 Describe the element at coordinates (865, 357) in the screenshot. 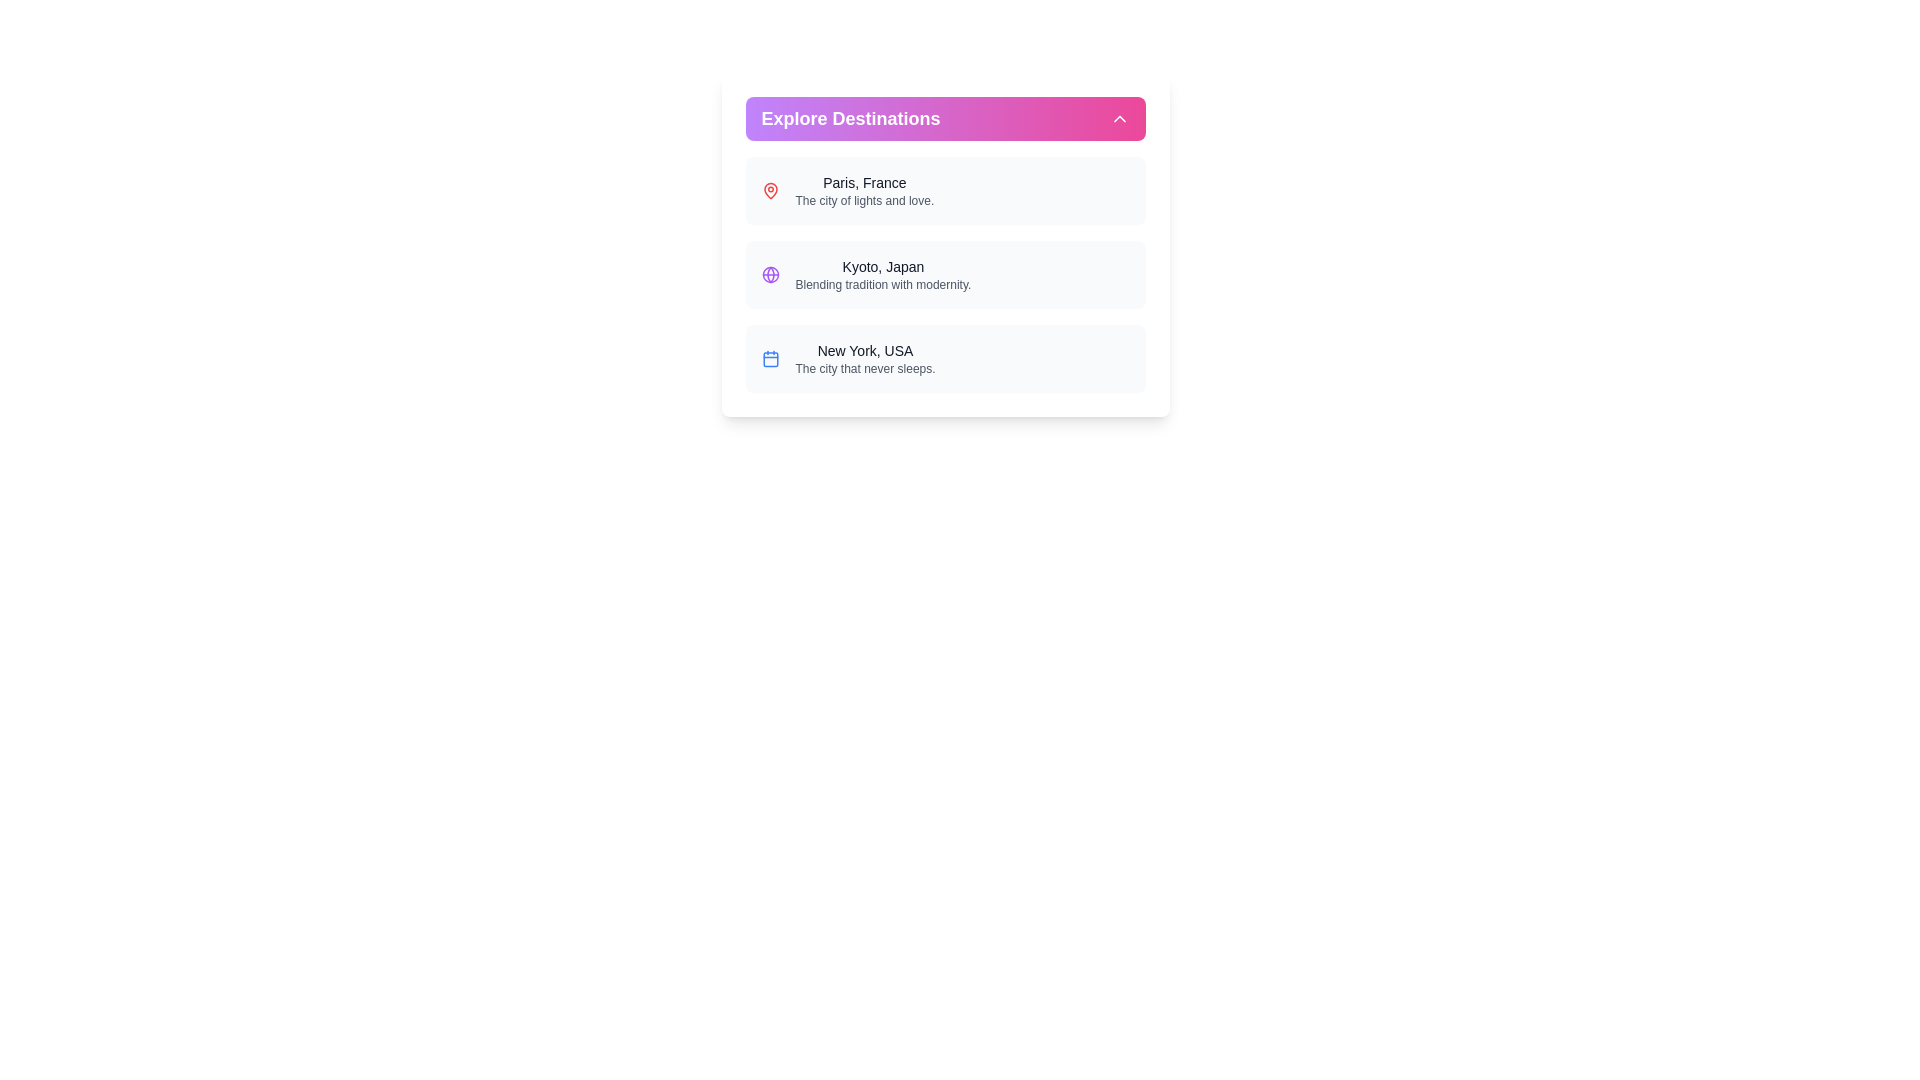

I see `the third text block in the 'Explore Destinations' list, which contains the title and description for a location entry, positioned between 'Kyoto, Japan' and no other entries` at that location.